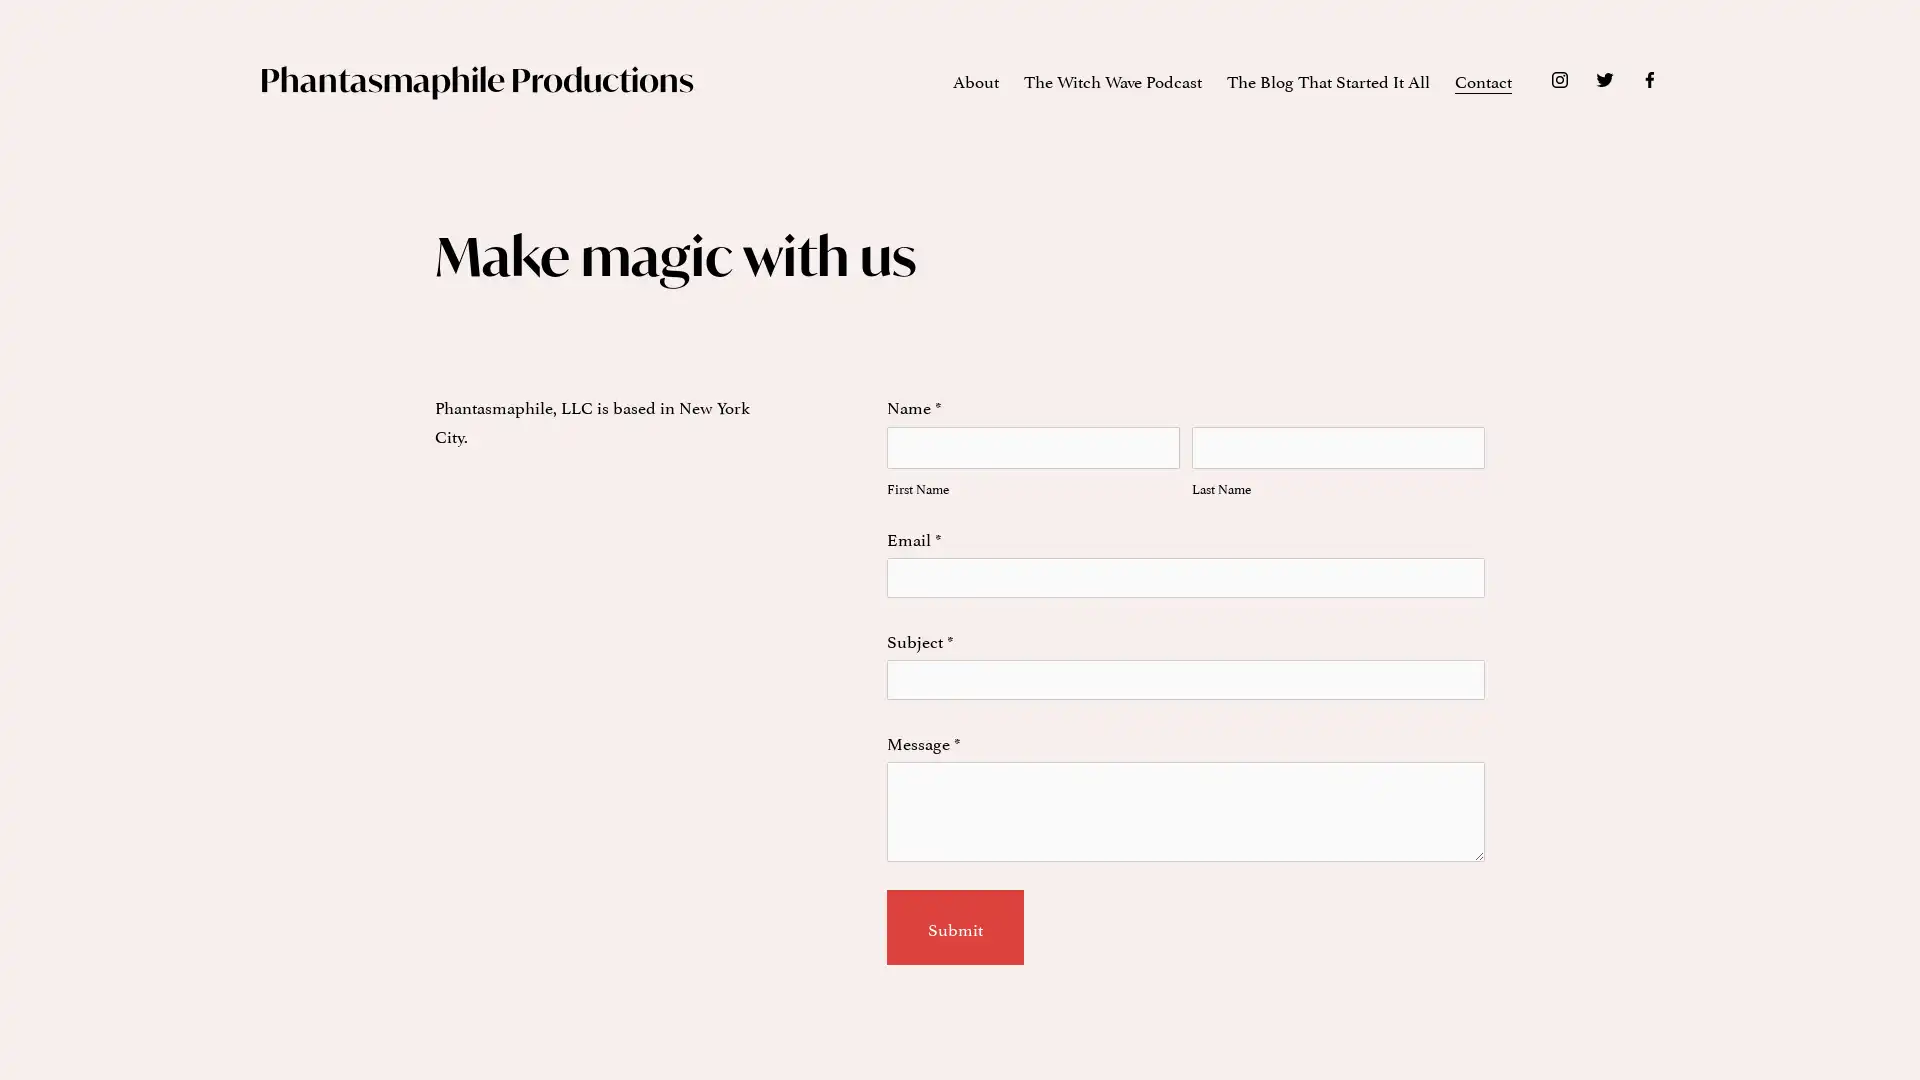 The image size is (1920, 1080). I want to click on Submit, so click(953, 927).